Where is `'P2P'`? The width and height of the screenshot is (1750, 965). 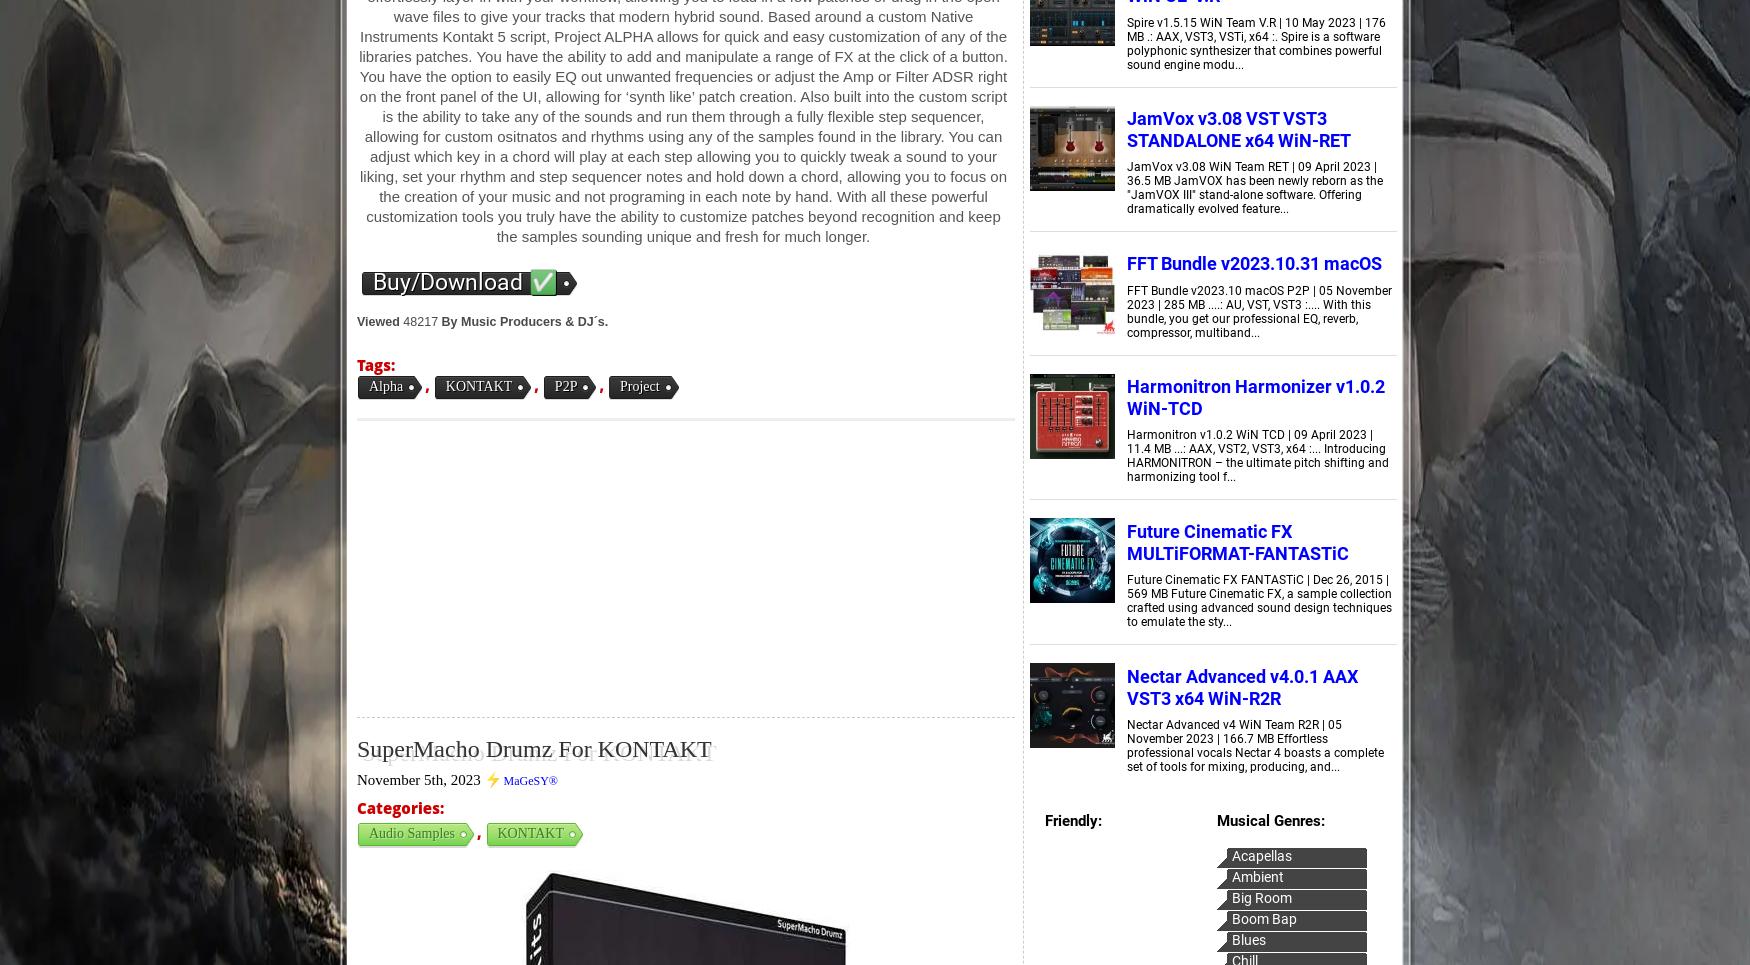
'P2P' is located at coordinates (565, 385).